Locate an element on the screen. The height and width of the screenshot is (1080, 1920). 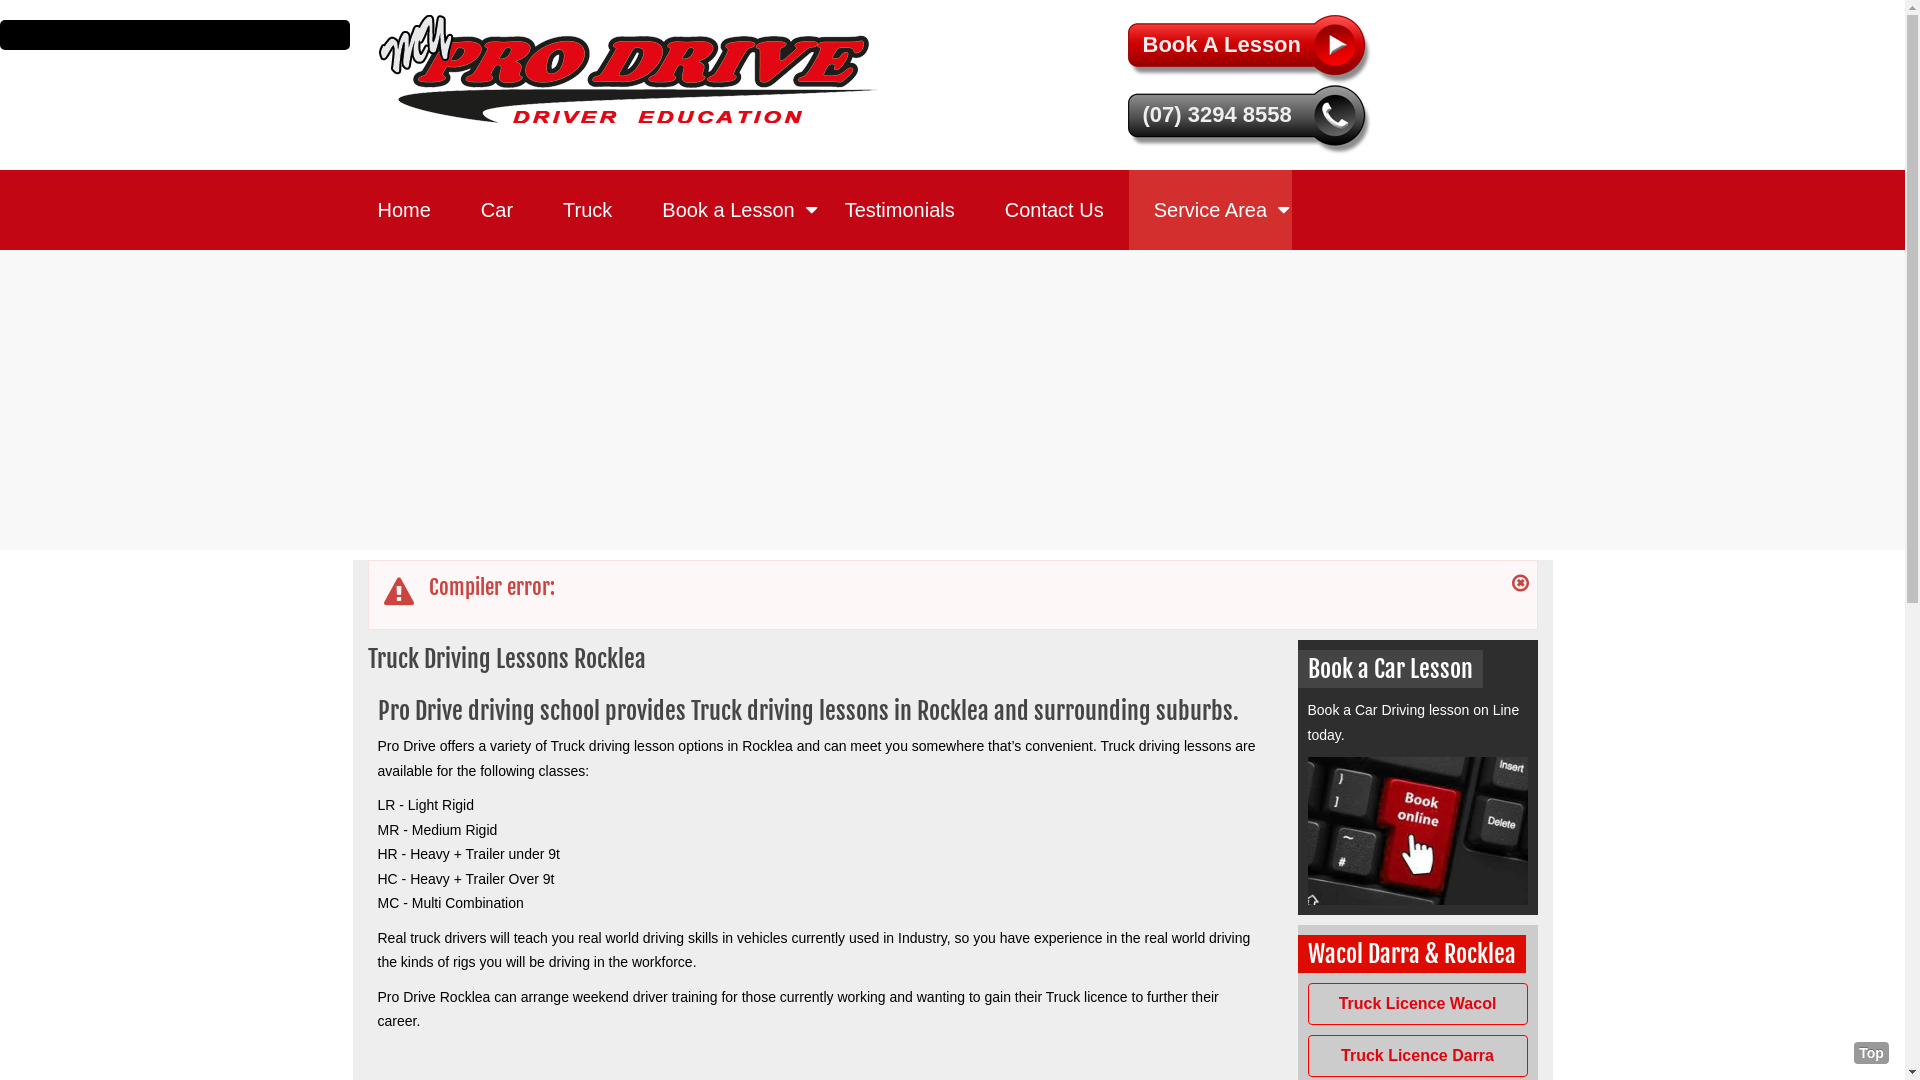
'Home' is located at coordinates (402, 209).